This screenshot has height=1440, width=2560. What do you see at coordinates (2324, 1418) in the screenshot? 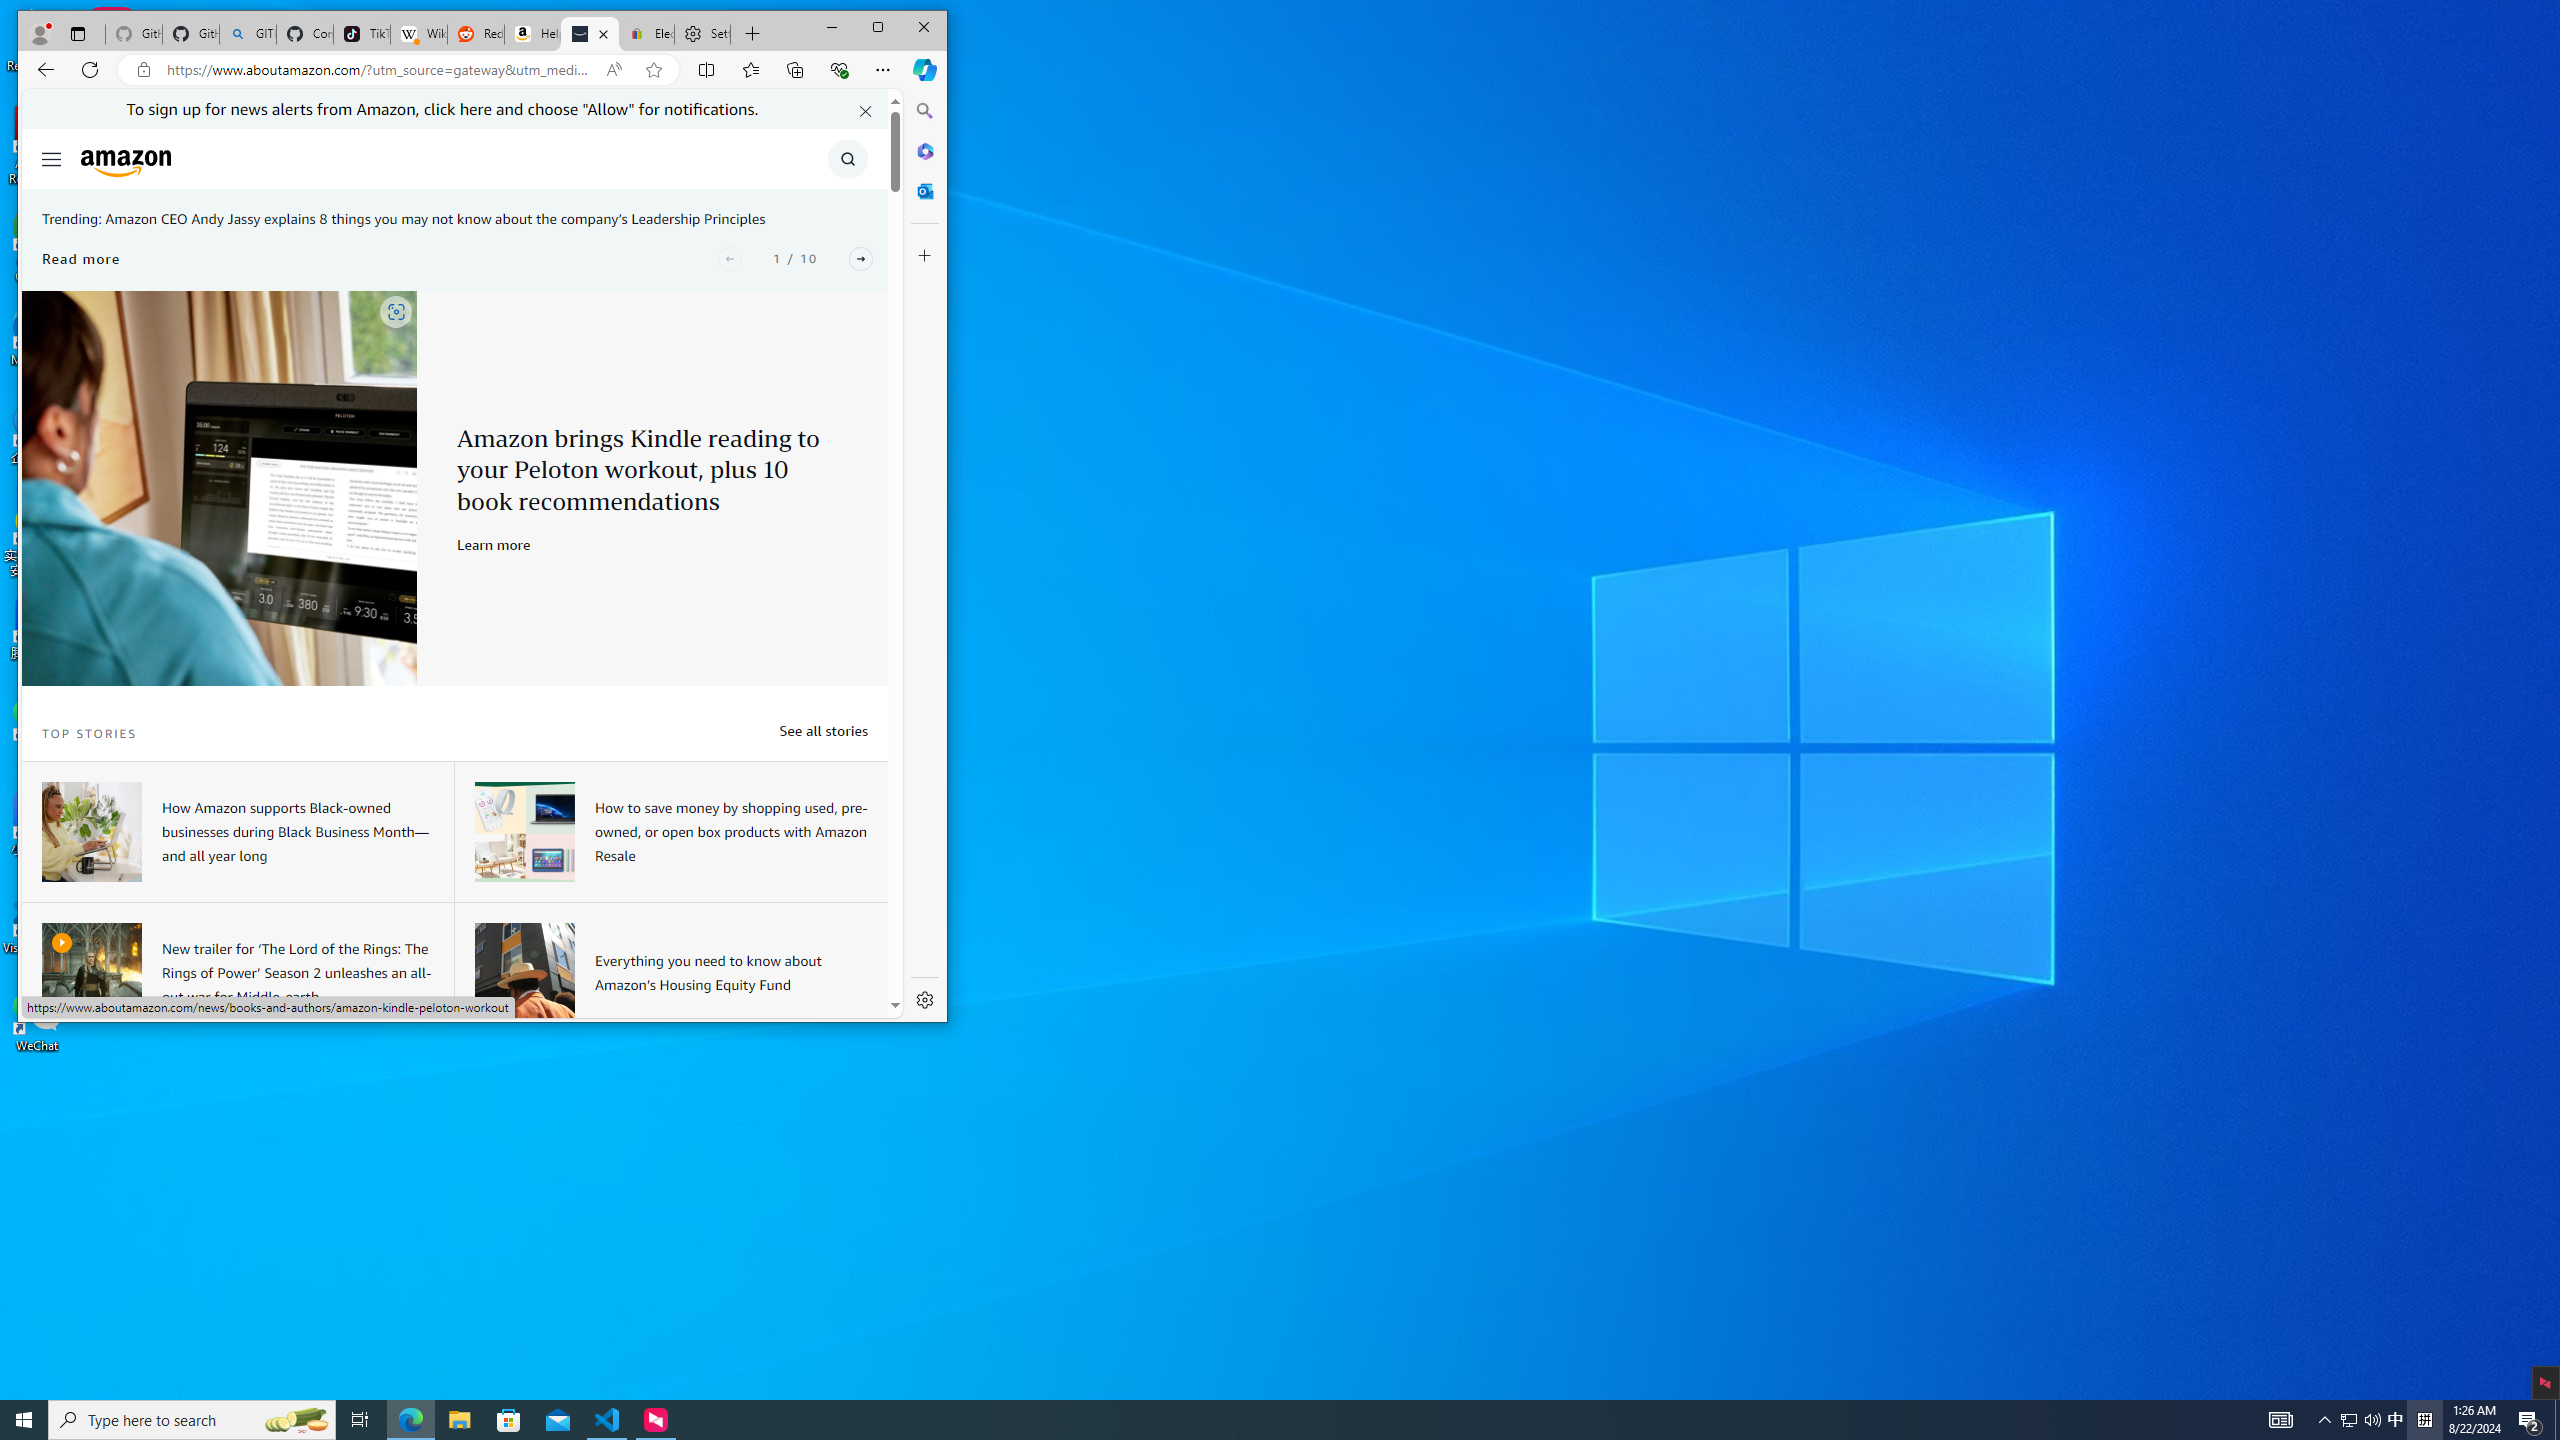
I see `'Notification Chevron'` at bounding box center [2324, 1418].